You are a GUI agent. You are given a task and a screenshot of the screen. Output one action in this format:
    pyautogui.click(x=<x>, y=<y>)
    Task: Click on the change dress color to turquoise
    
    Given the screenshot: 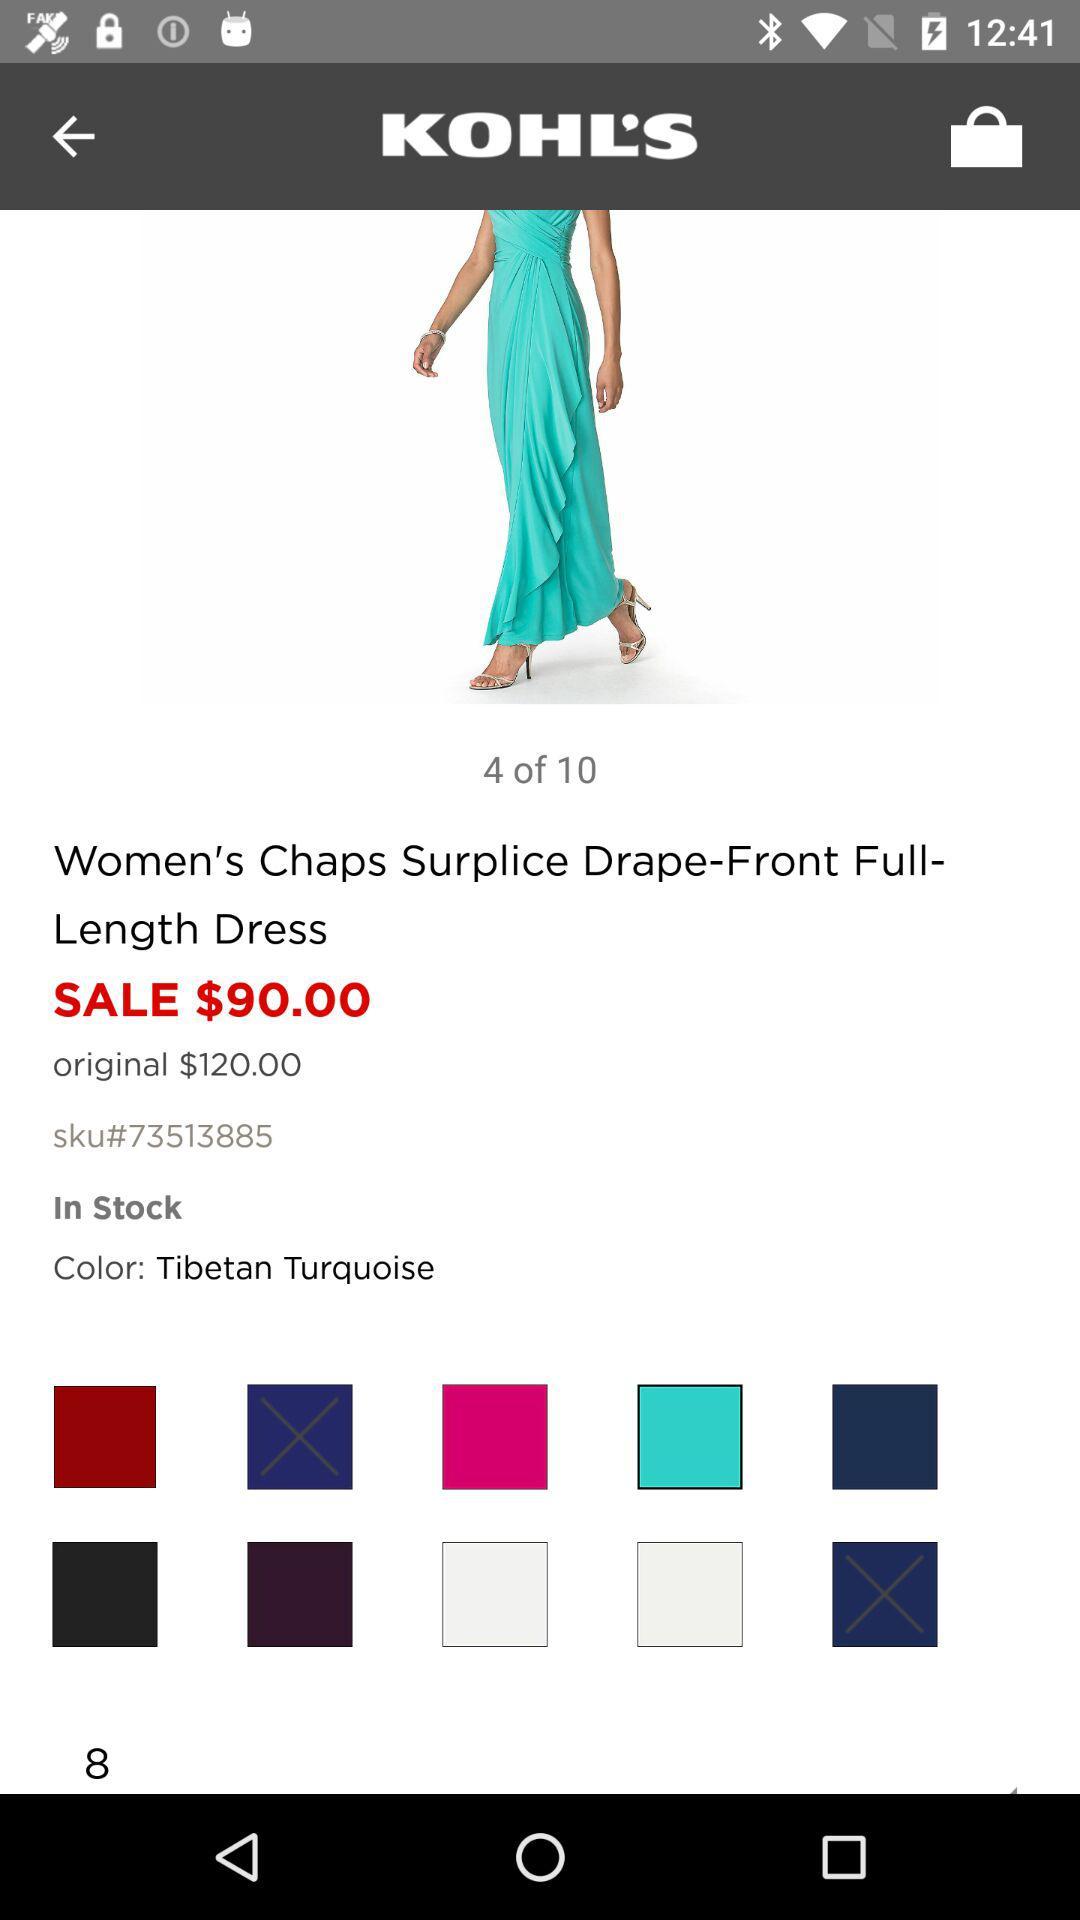 What is the action you would take?
    pyautogui.click(x=689, y=1435)
    